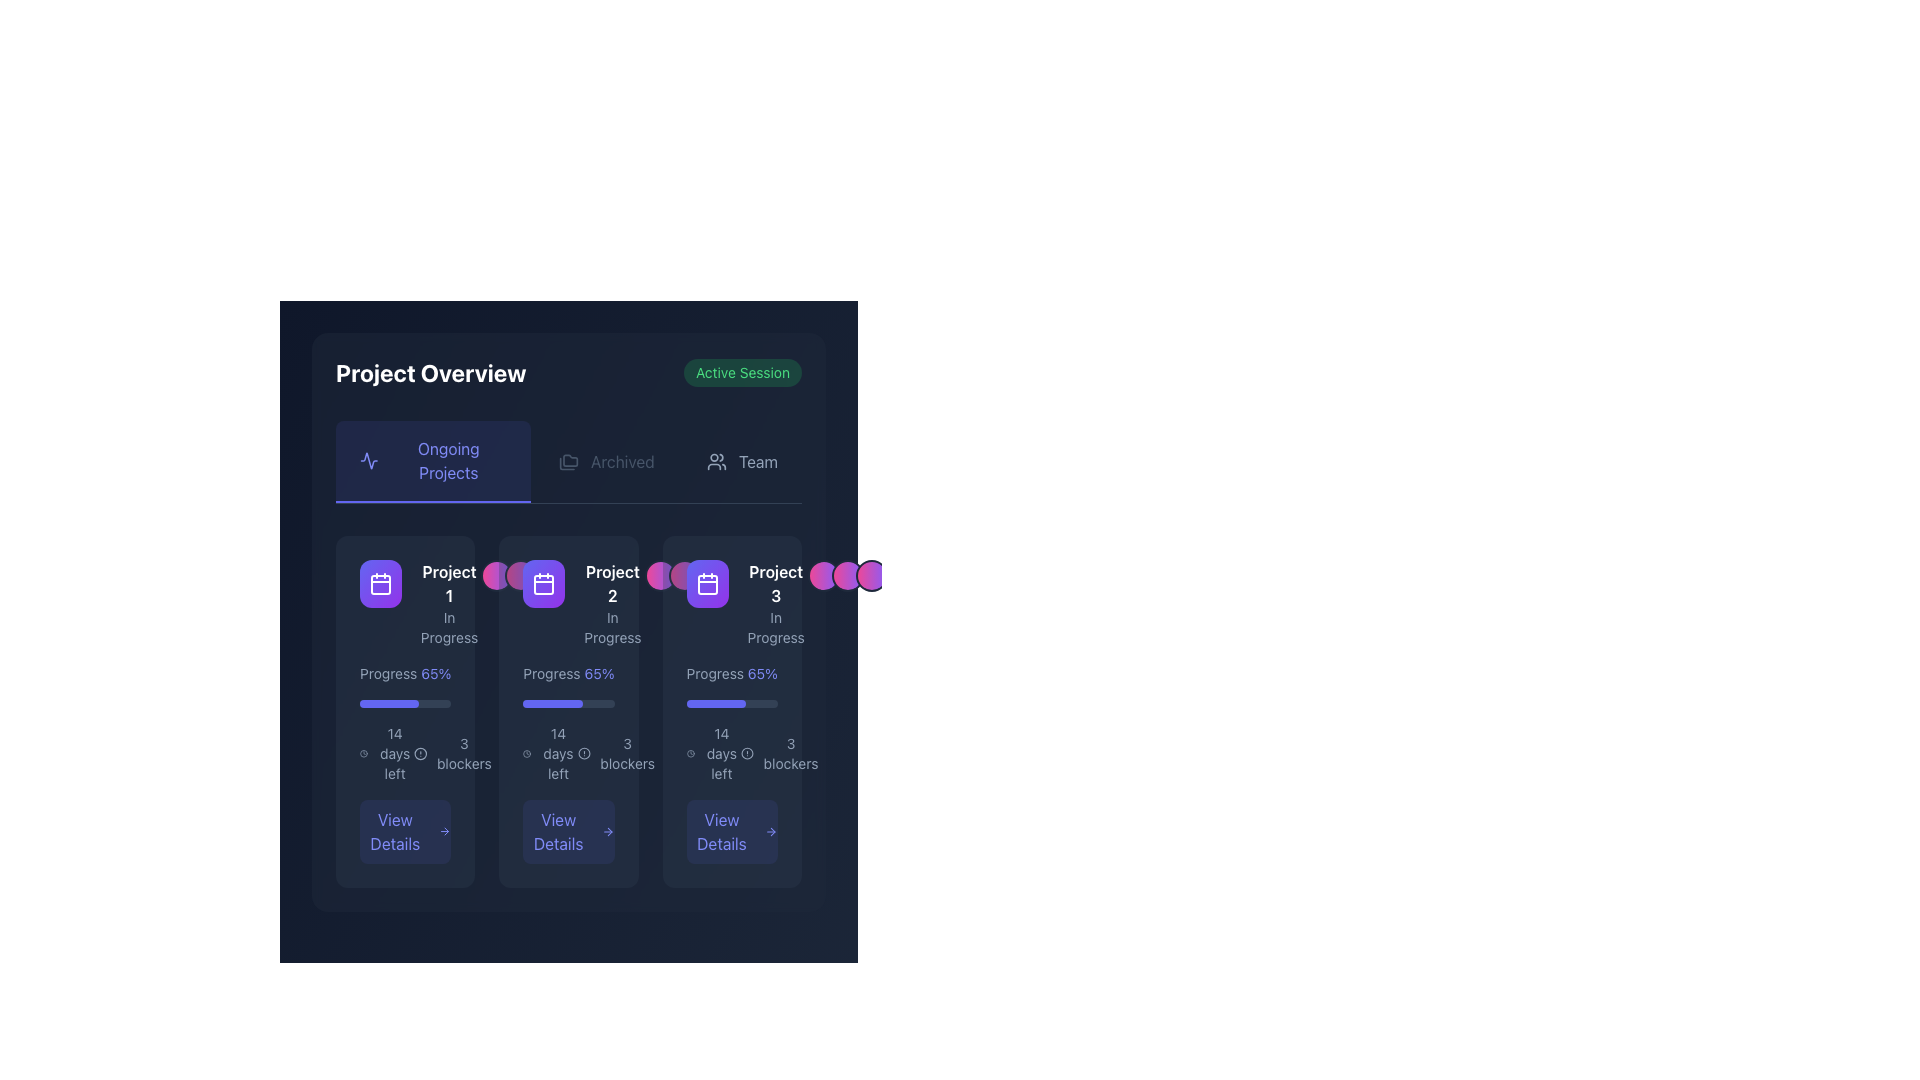  Describe the element at coordinates (716, 703) in the screenshot. I see `the filled portion of the progress bar representing the completion level of the third project in the 'Ongoing Projects' section` at that location.